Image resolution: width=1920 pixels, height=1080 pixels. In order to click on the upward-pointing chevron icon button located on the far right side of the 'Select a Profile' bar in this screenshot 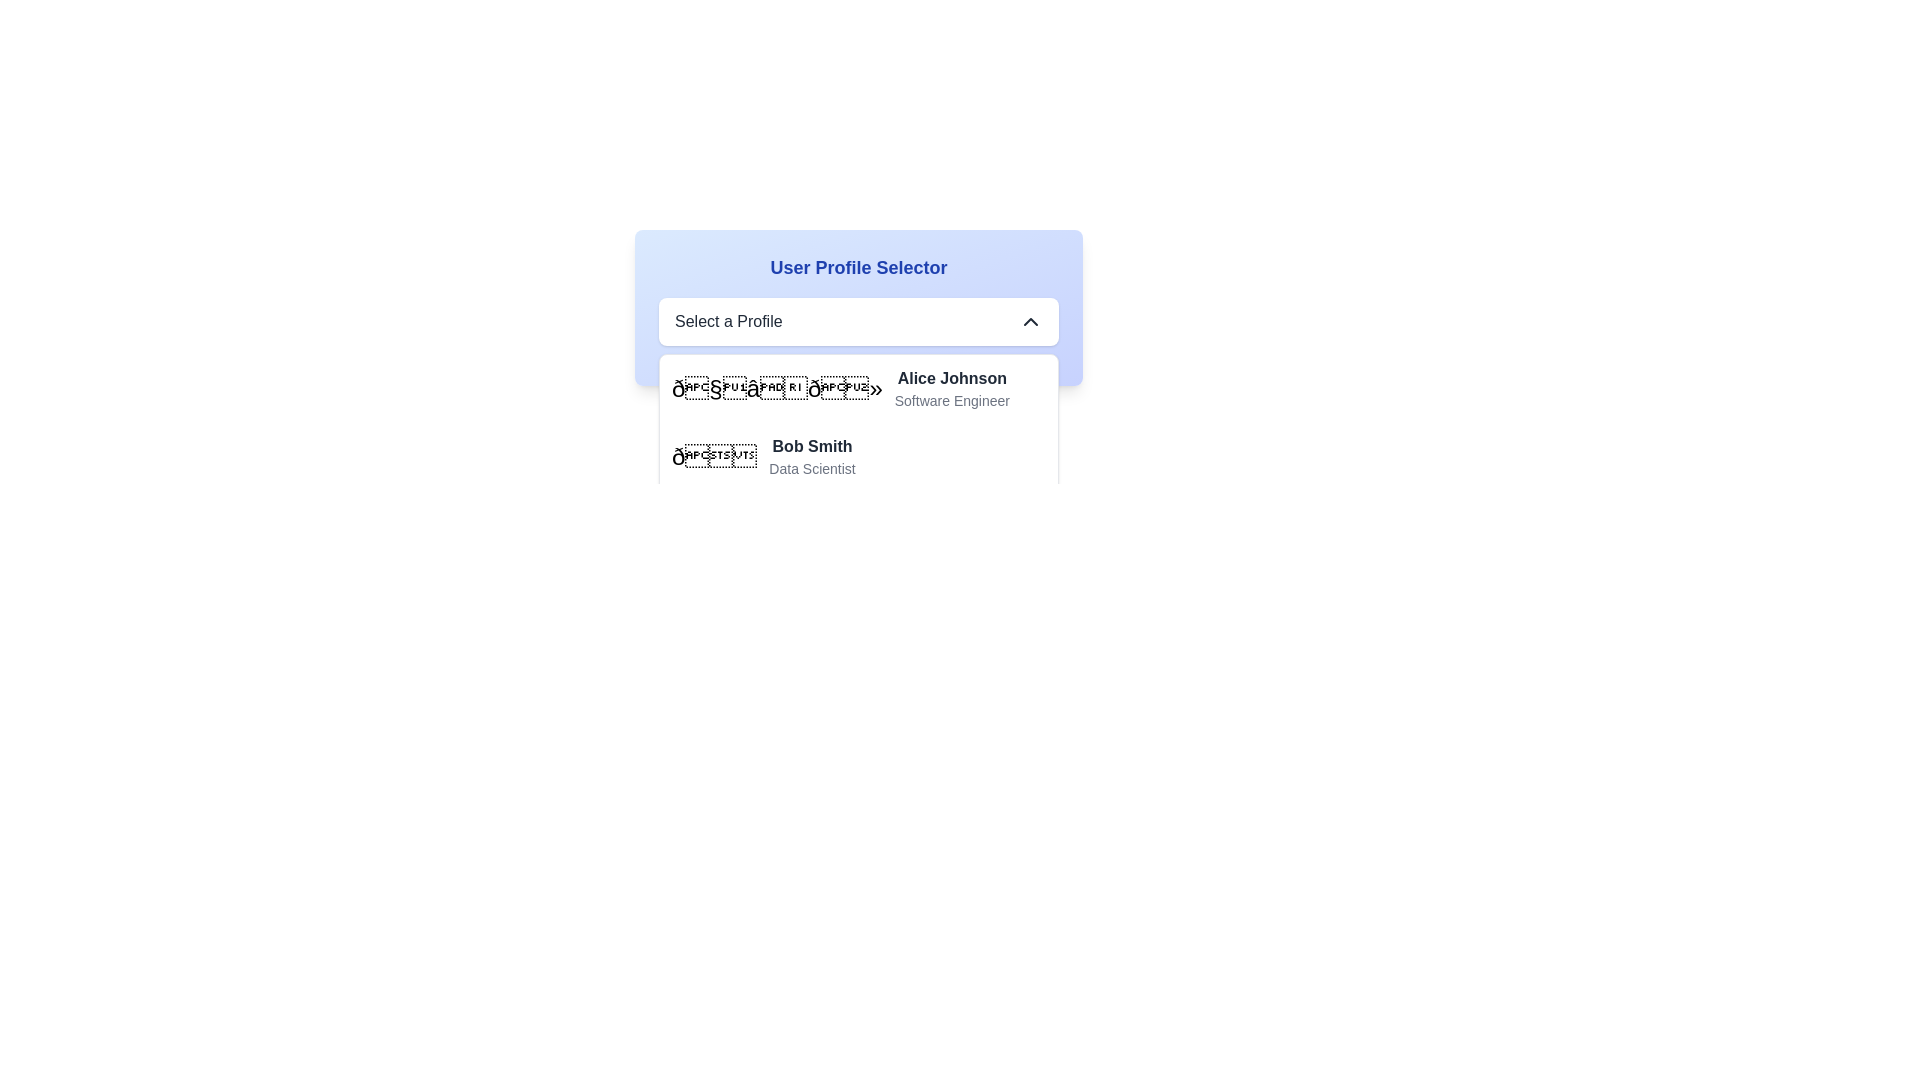, I will do `click(1031, 320)`.